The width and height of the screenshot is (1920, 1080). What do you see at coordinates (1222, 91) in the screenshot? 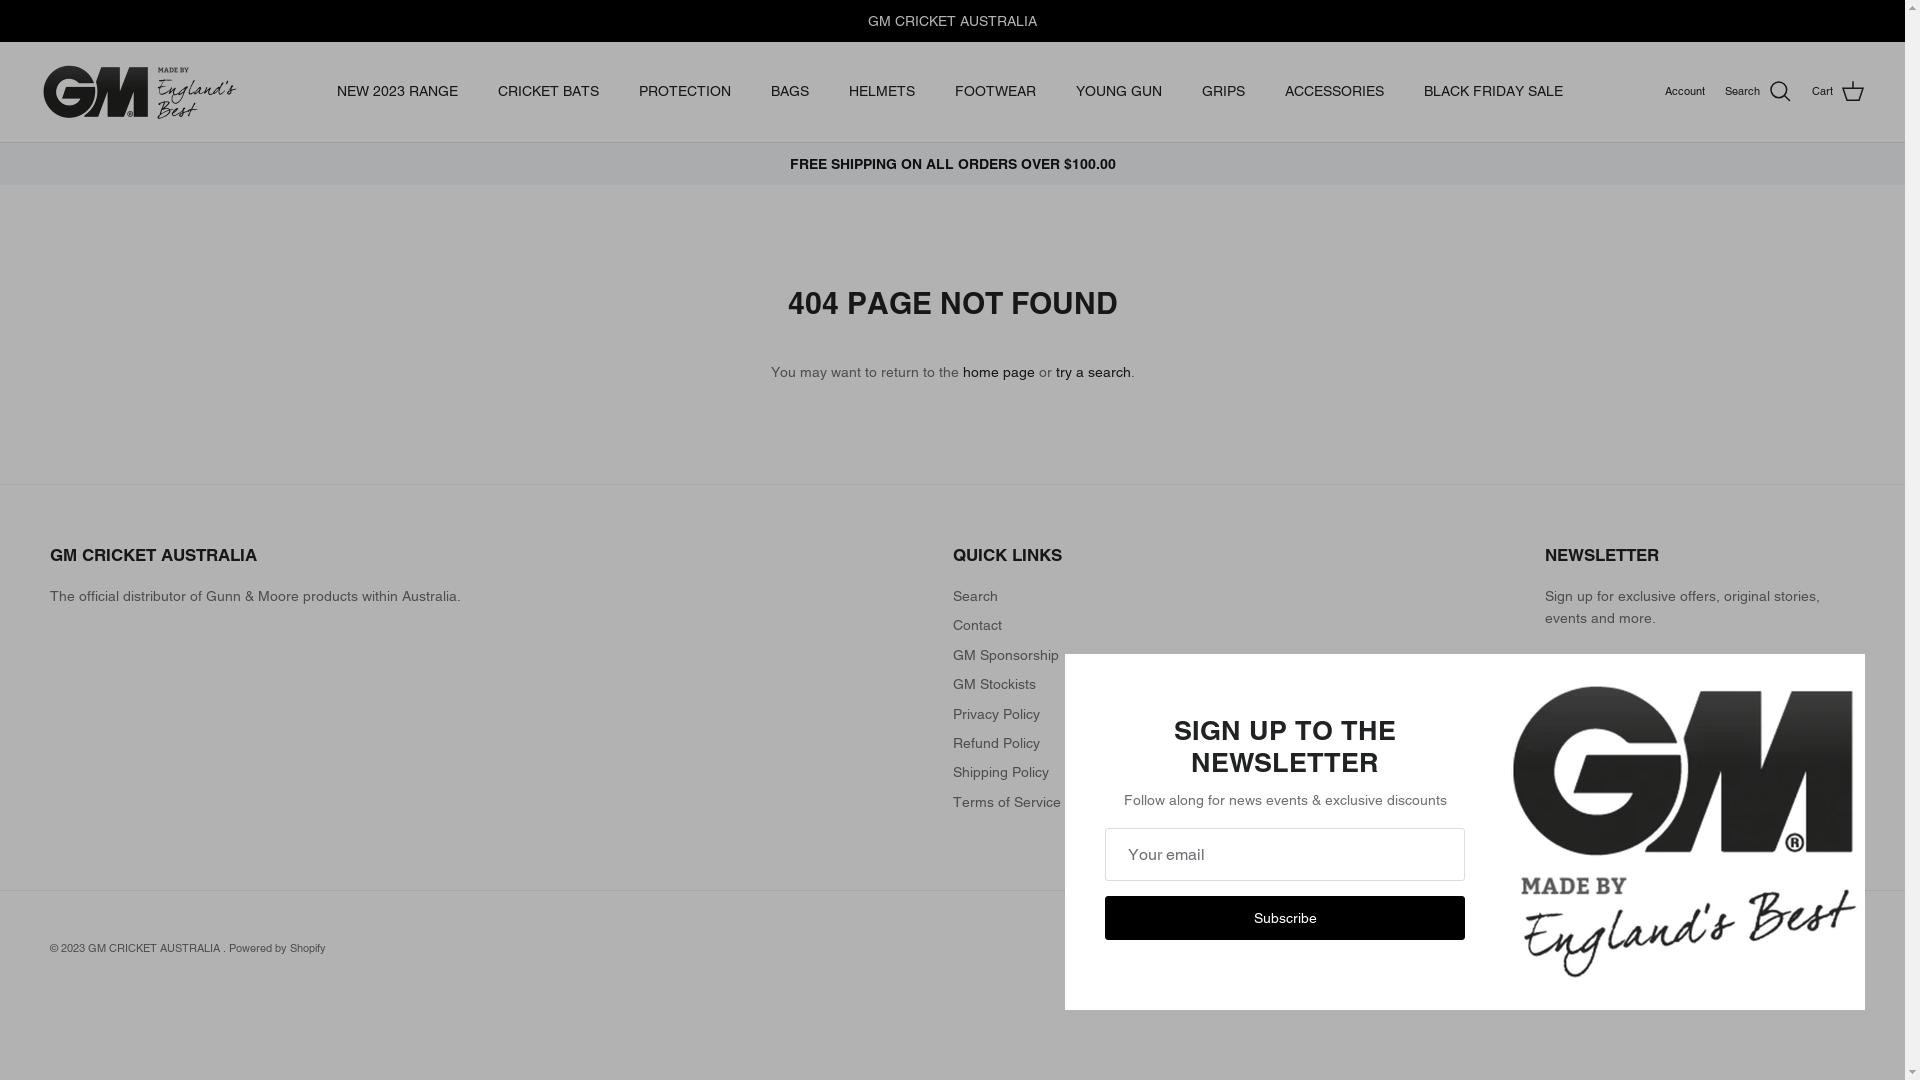
I see `'GRIPS'` at bounding box center [1222, 91].